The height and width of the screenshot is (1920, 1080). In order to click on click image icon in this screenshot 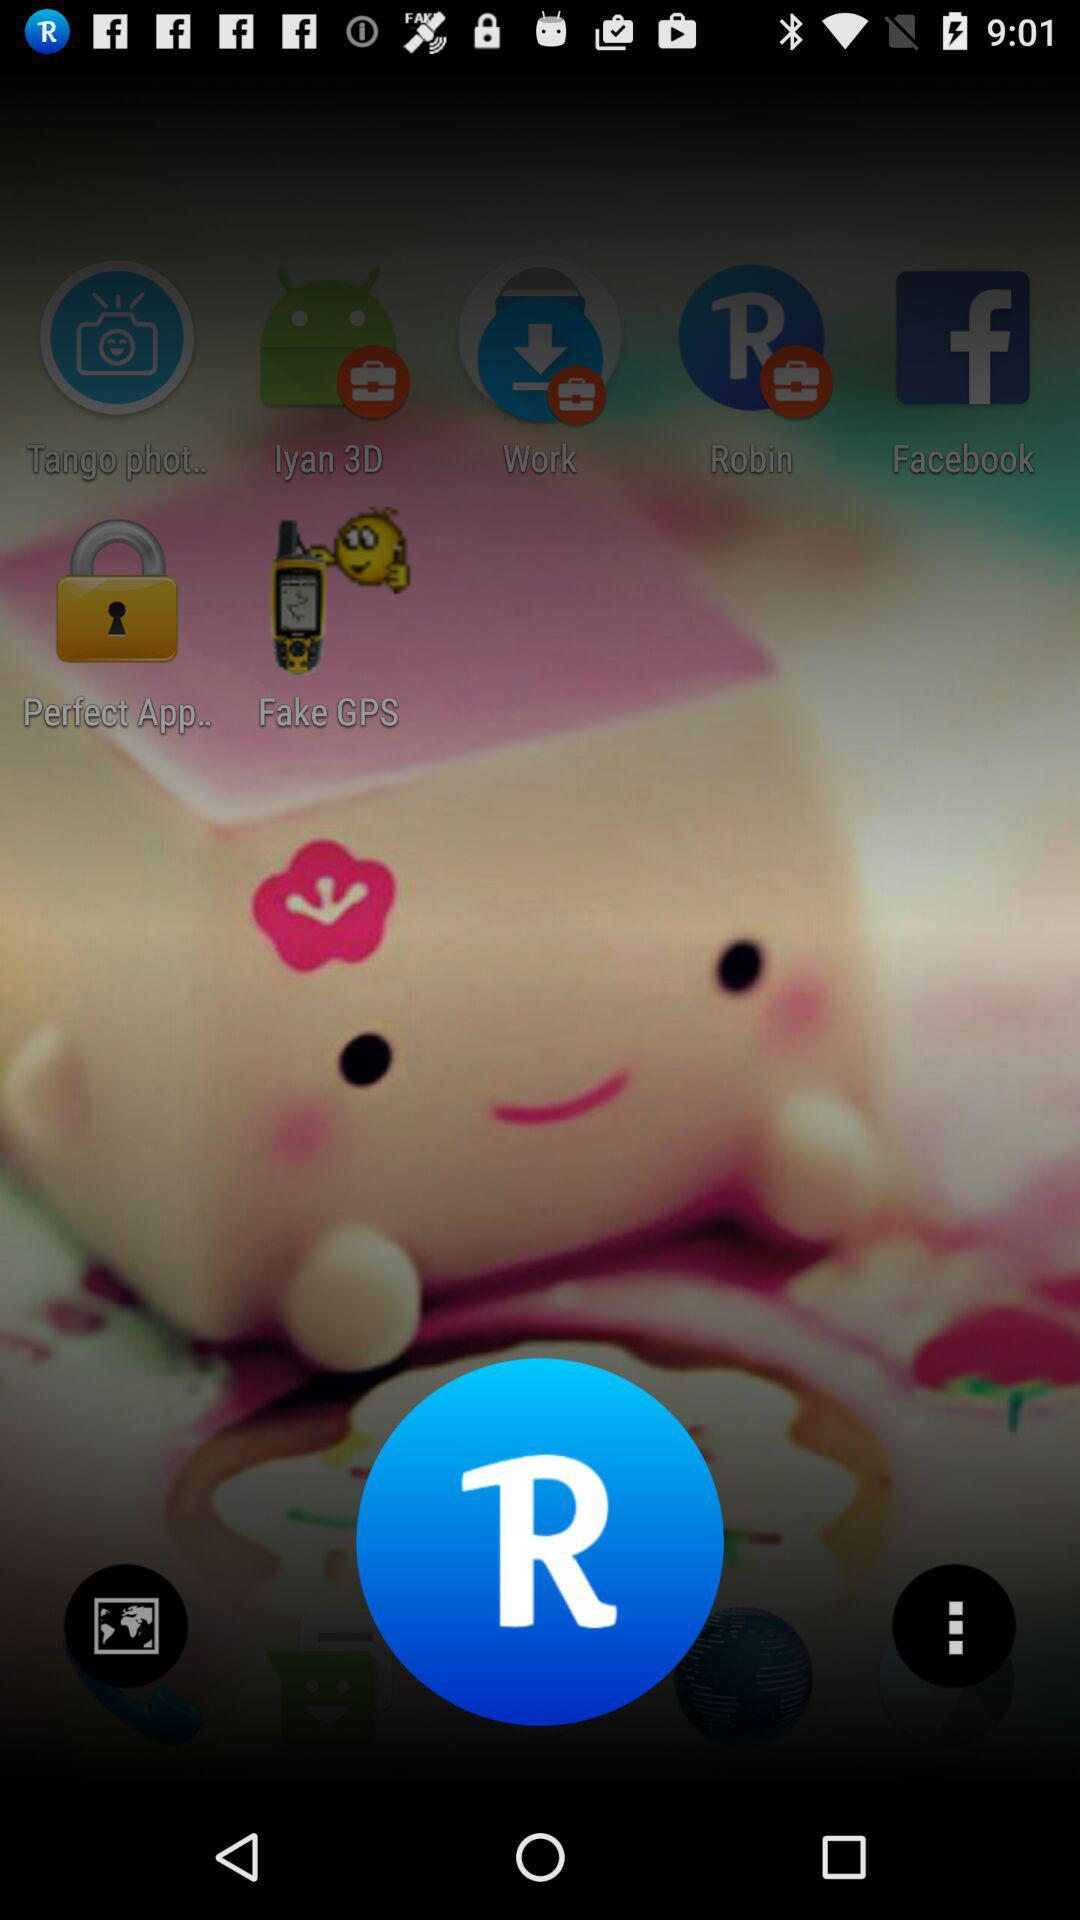, I will do `click(126, 1626)`.